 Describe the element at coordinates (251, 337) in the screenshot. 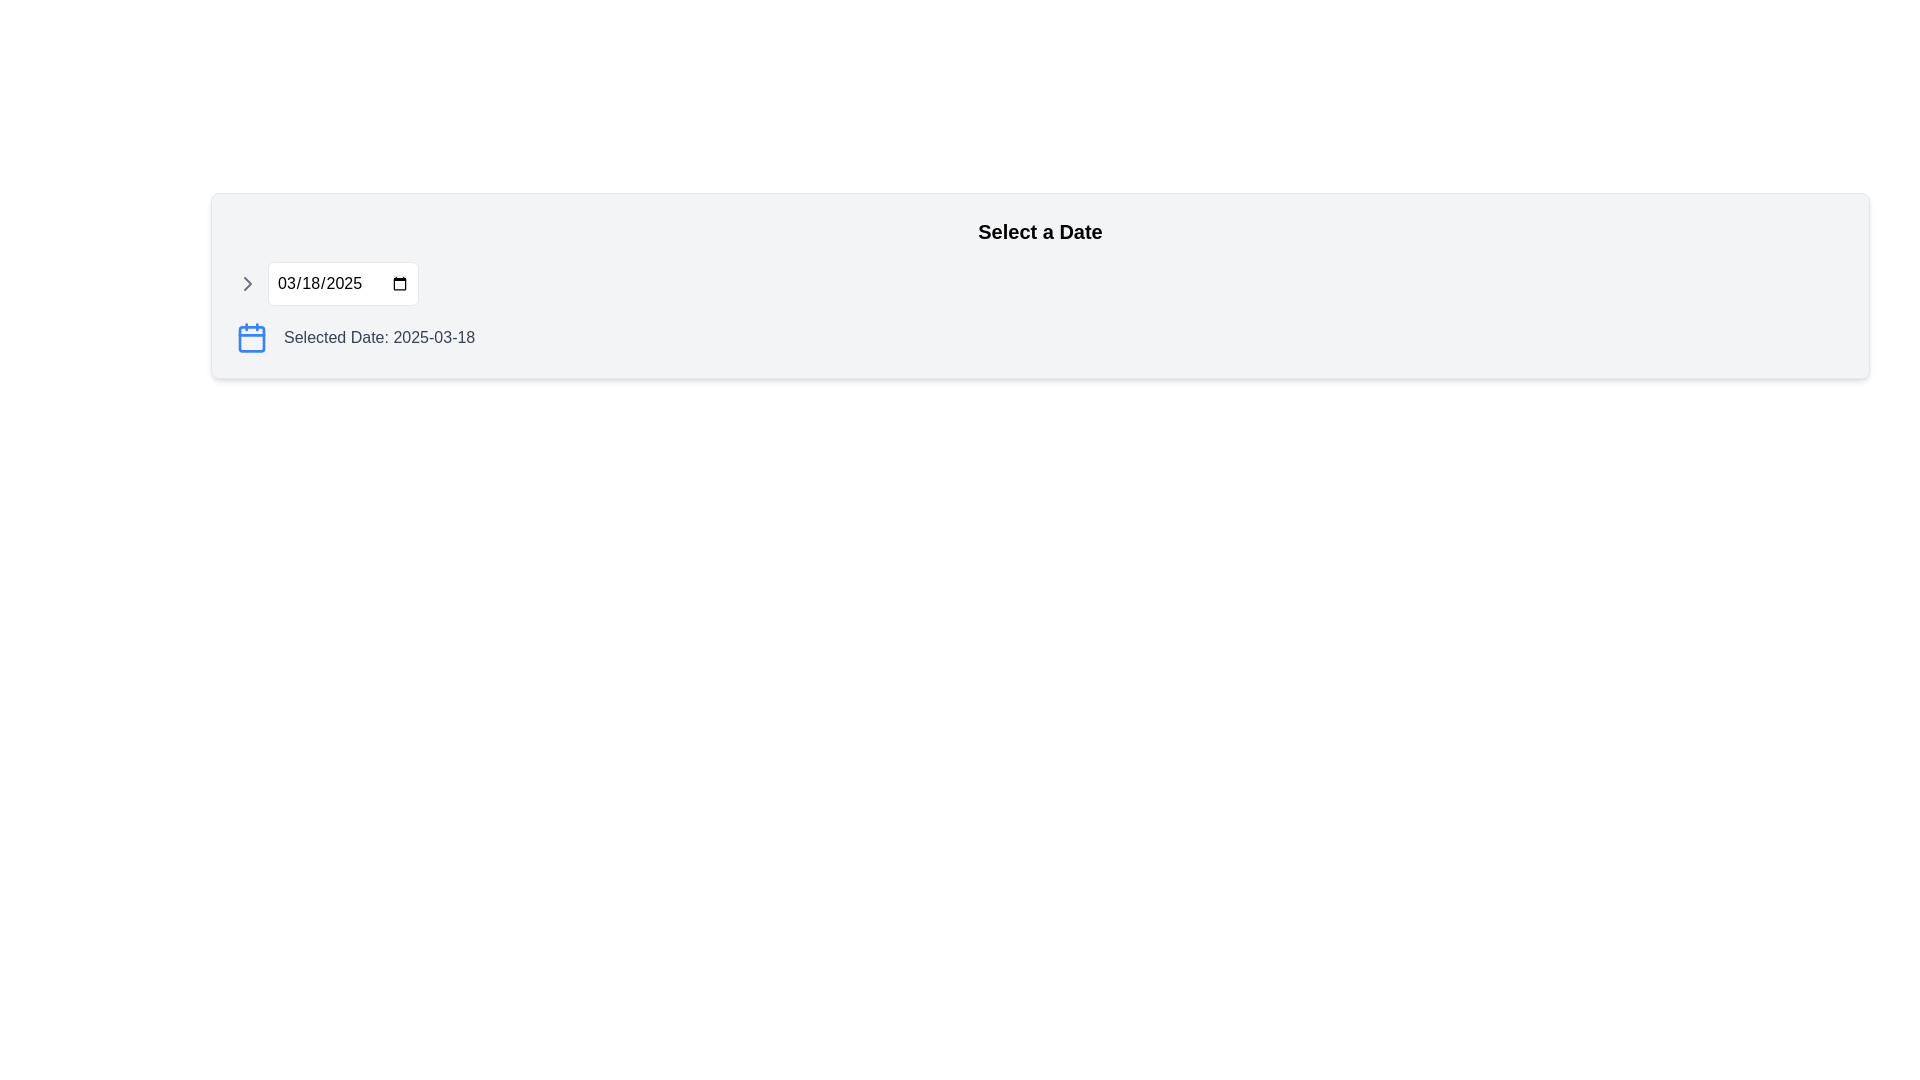

I see `the calendar icon that is left-aligned next to the text 'Selected Date: 2025-03-18'` at that location.